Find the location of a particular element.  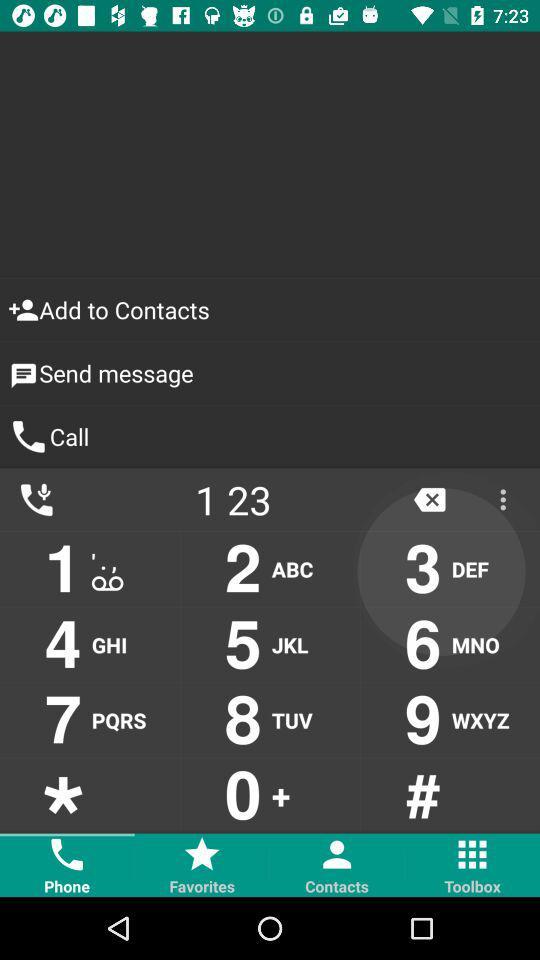

the add to contacts item is located at coordinates (270, 310).